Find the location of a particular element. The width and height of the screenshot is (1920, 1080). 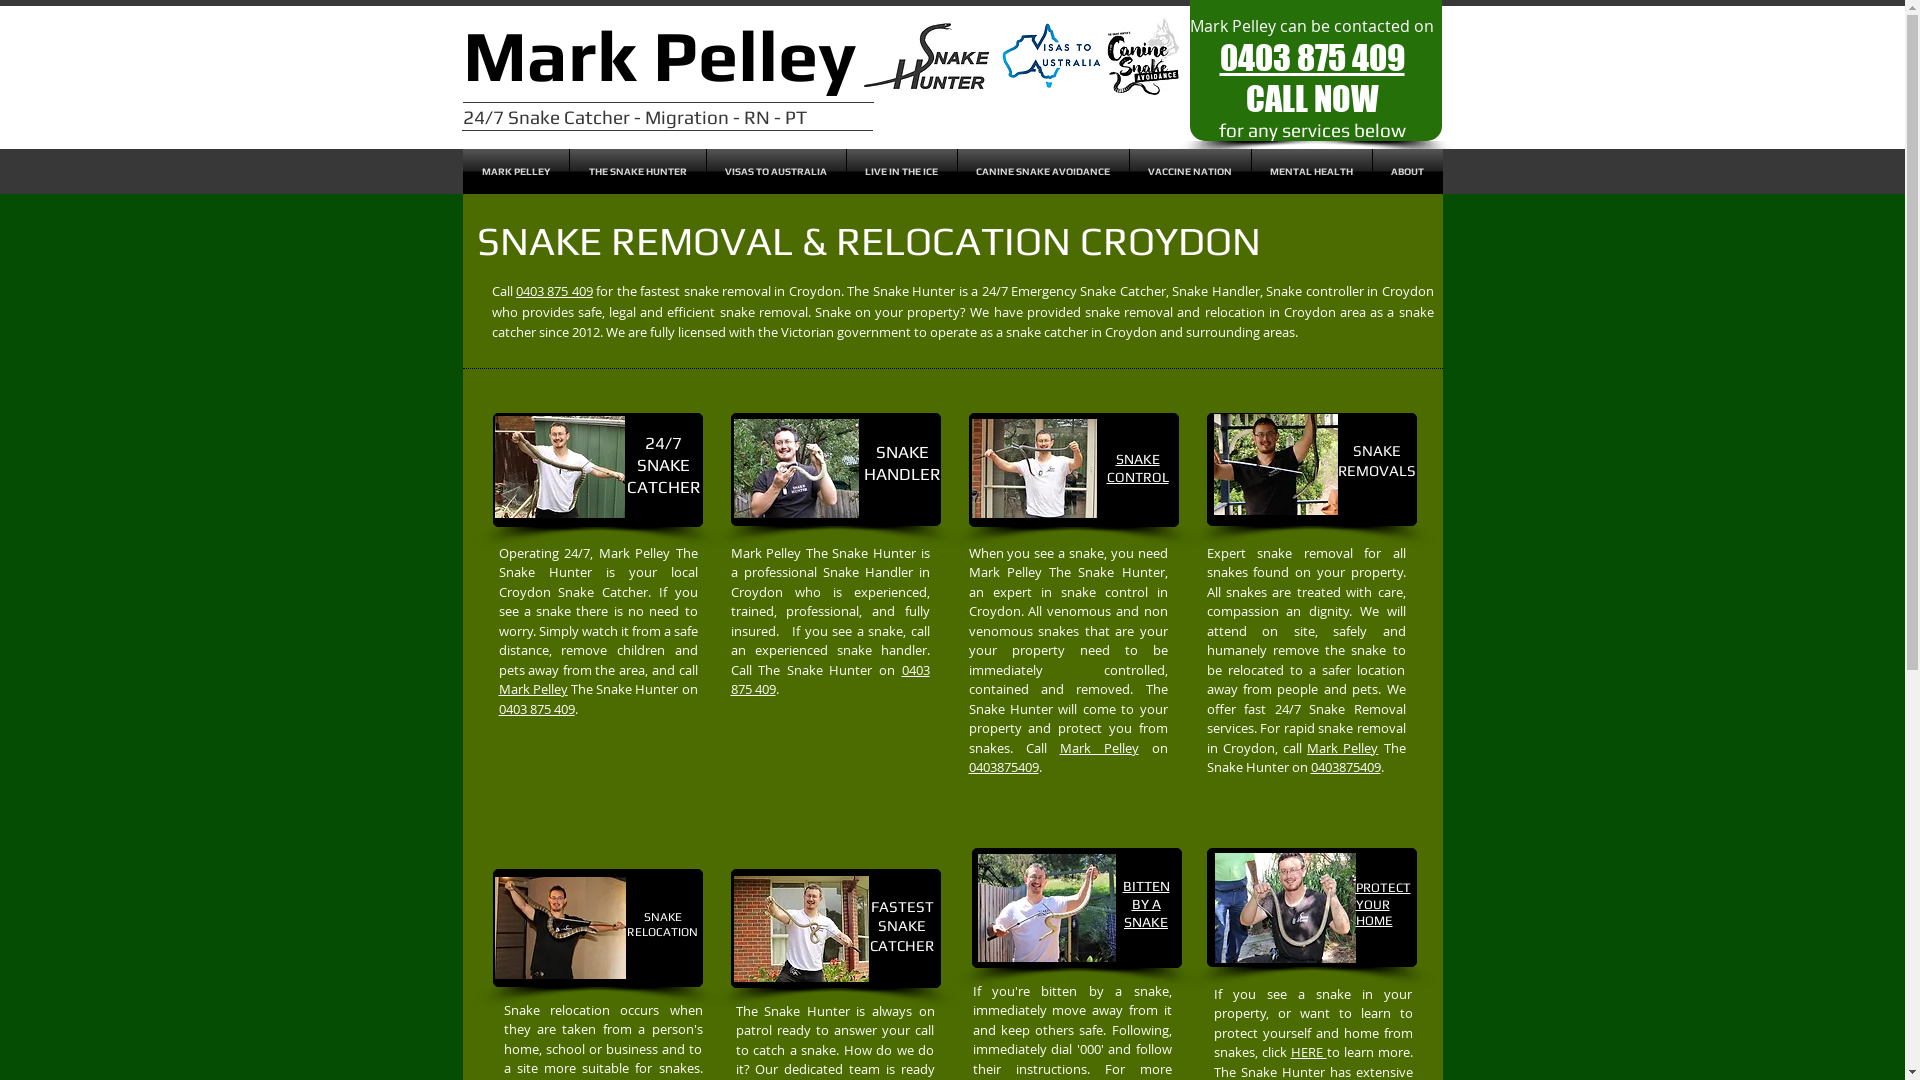

'24/7 Snake Catcher - Migration - RN - PT' is located at coordinates (632, 116).